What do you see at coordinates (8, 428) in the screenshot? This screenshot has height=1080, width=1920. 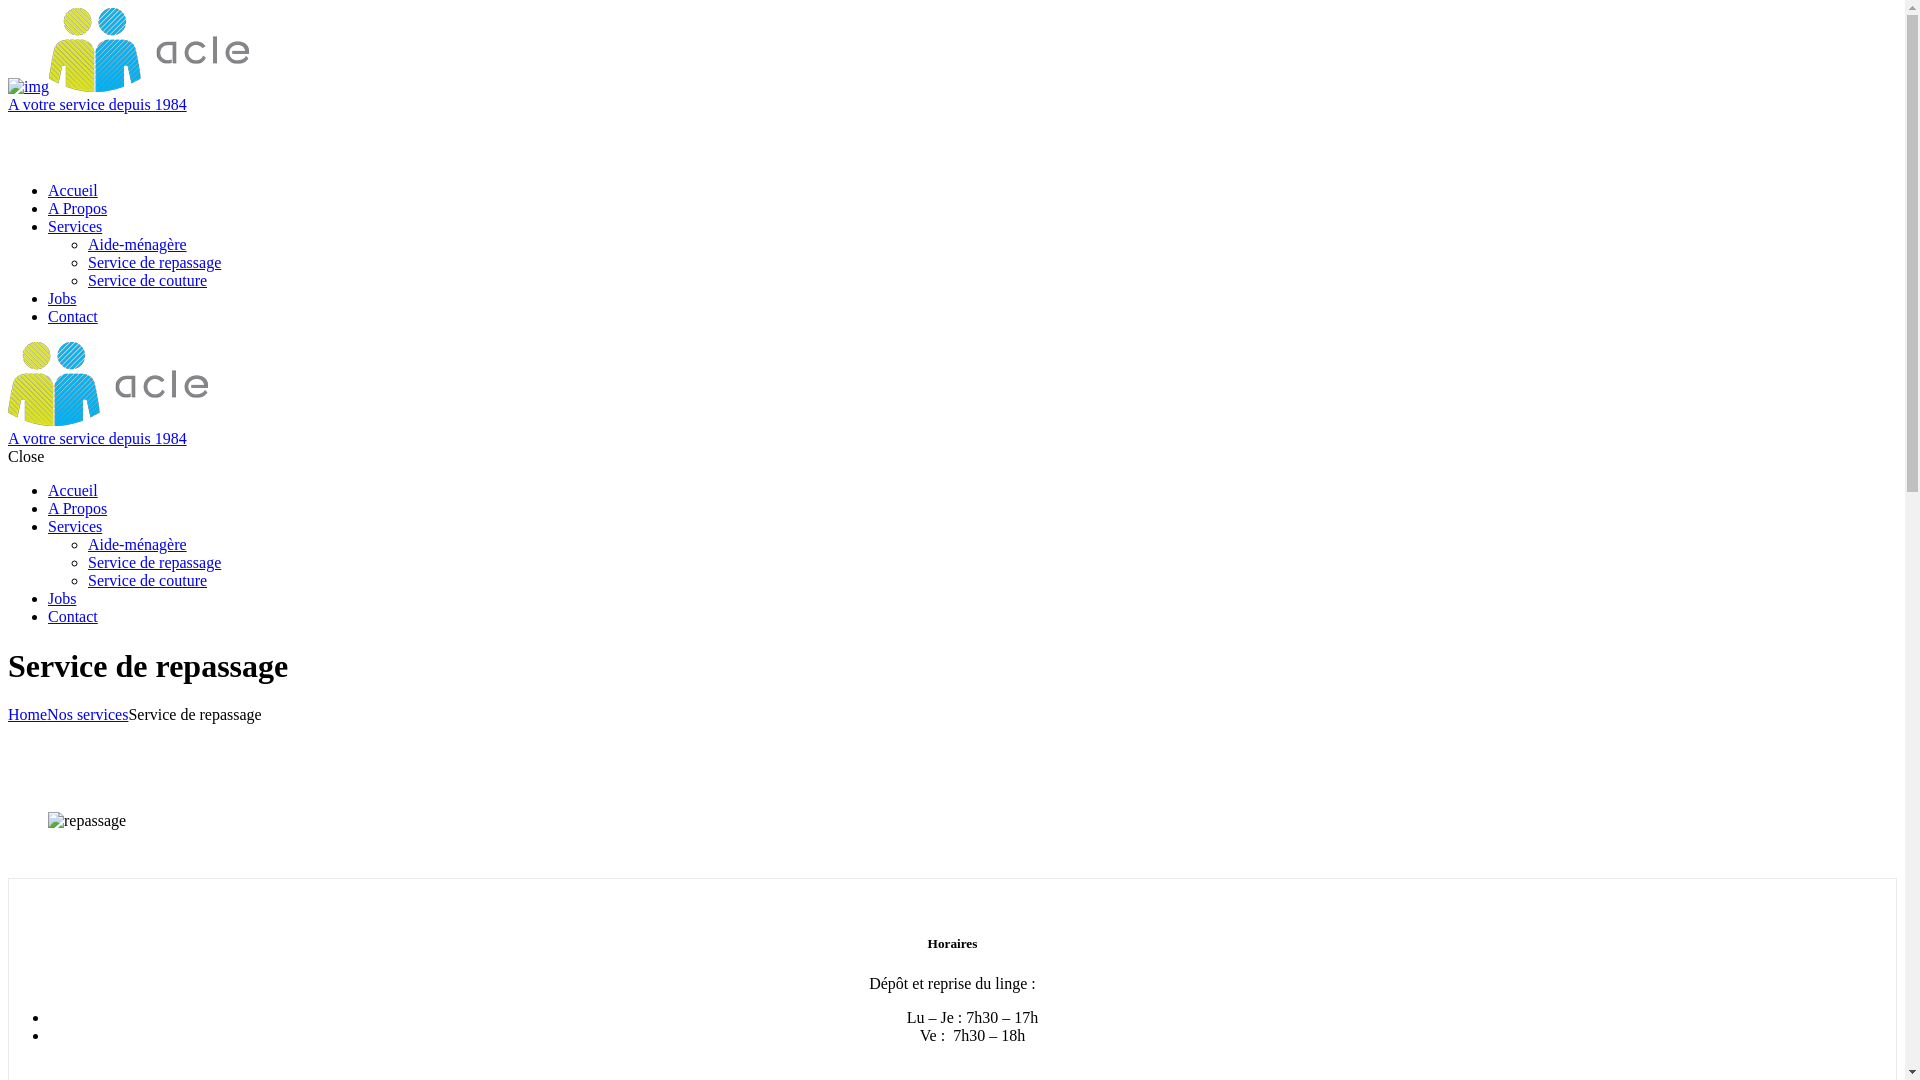 I see `'A votre service depuis 1984'` at bounding box center [8, 428].